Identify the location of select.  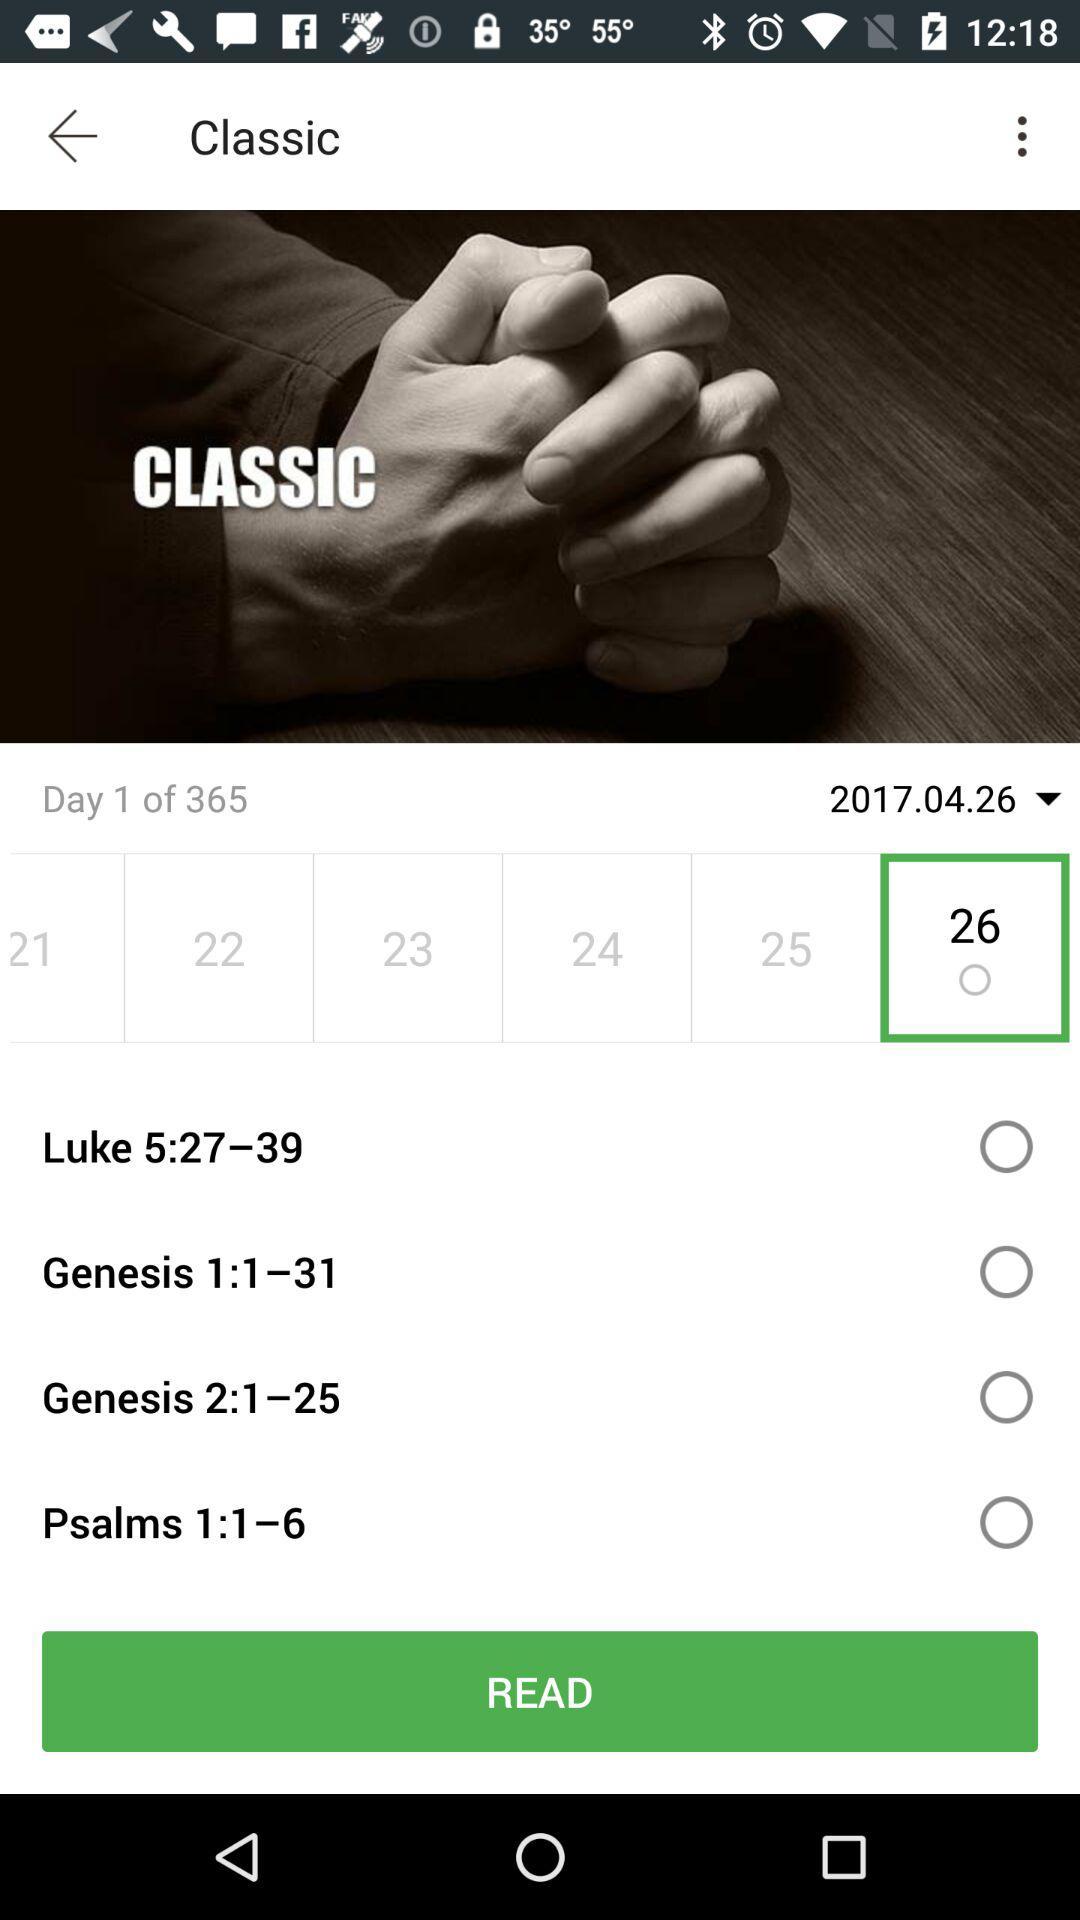
(1006, 1146).